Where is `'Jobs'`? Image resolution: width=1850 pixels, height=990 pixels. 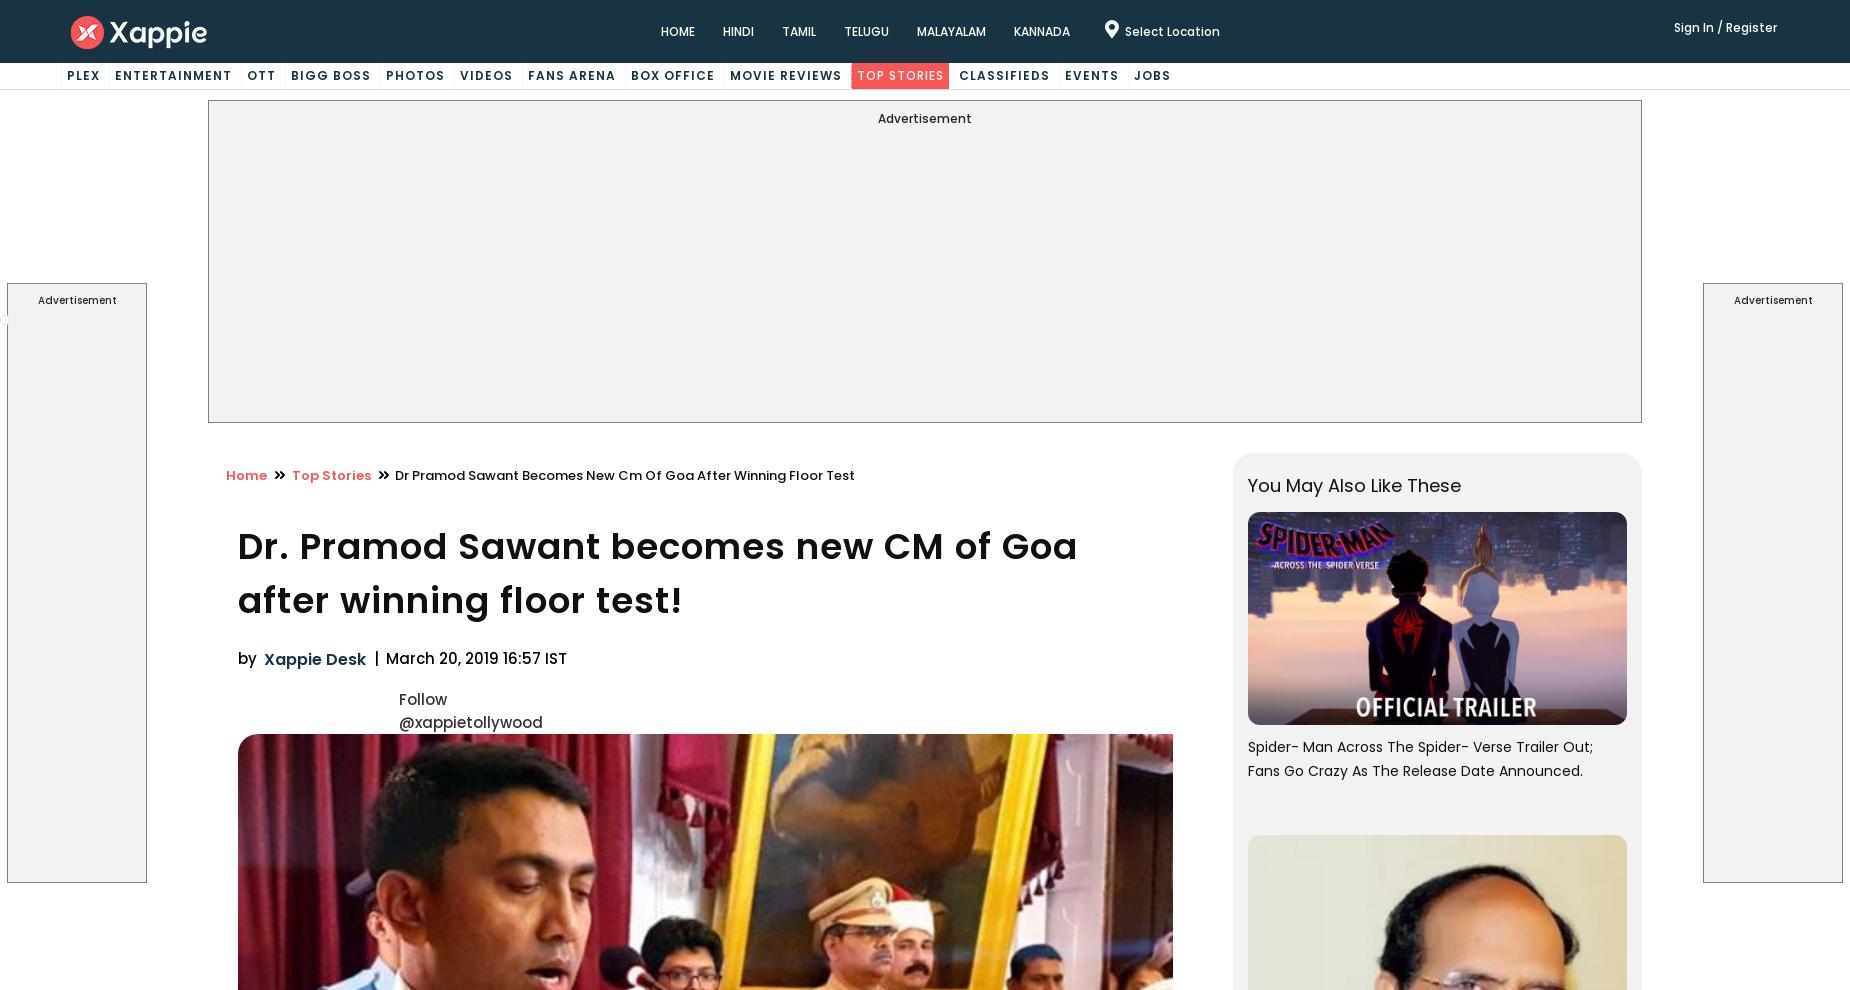 'Jobs' is located at coordinates (1151, 75).